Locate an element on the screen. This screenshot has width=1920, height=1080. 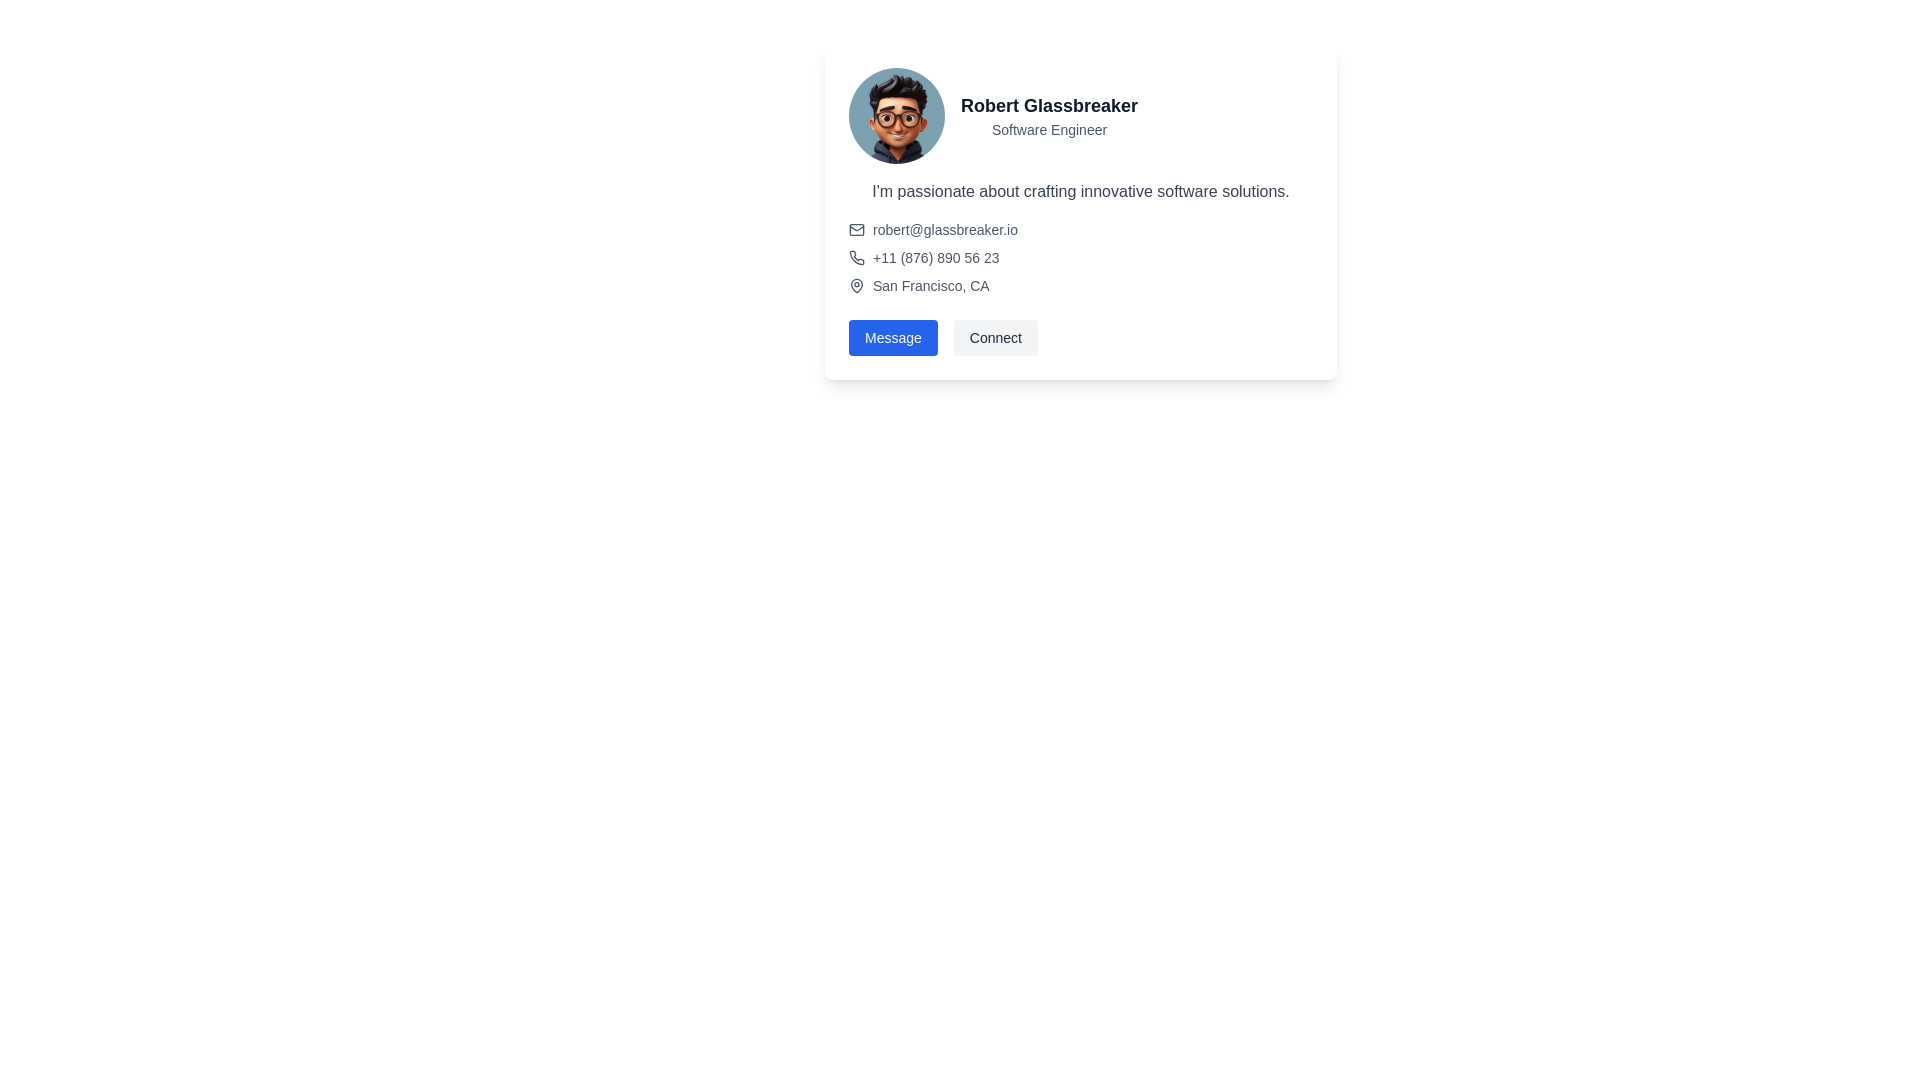
the professional tagline text element located below the 'Robert Glassbreaker' title and 'Software Engineer' subtitle, and above the contact details section is located at coordinates (1079, 192).